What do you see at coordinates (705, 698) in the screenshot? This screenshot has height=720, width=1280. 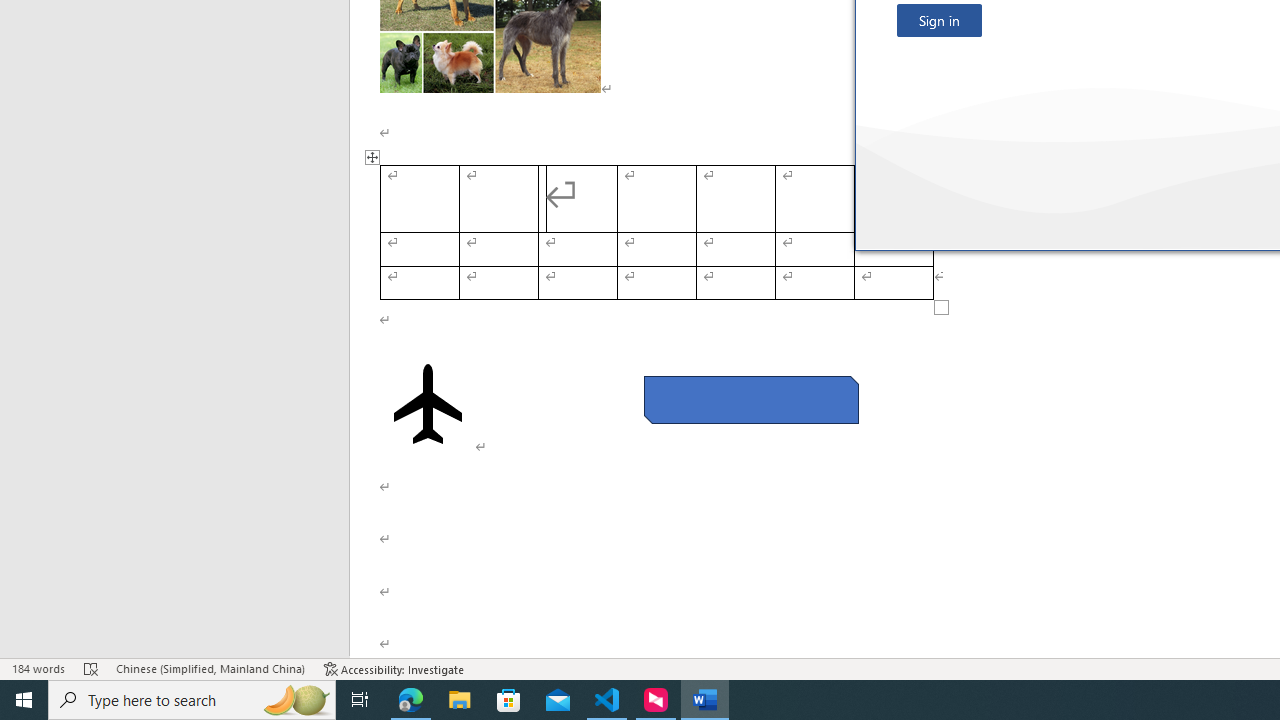 I see `'Word - 1 running window'` at bounding box center [705, 698].